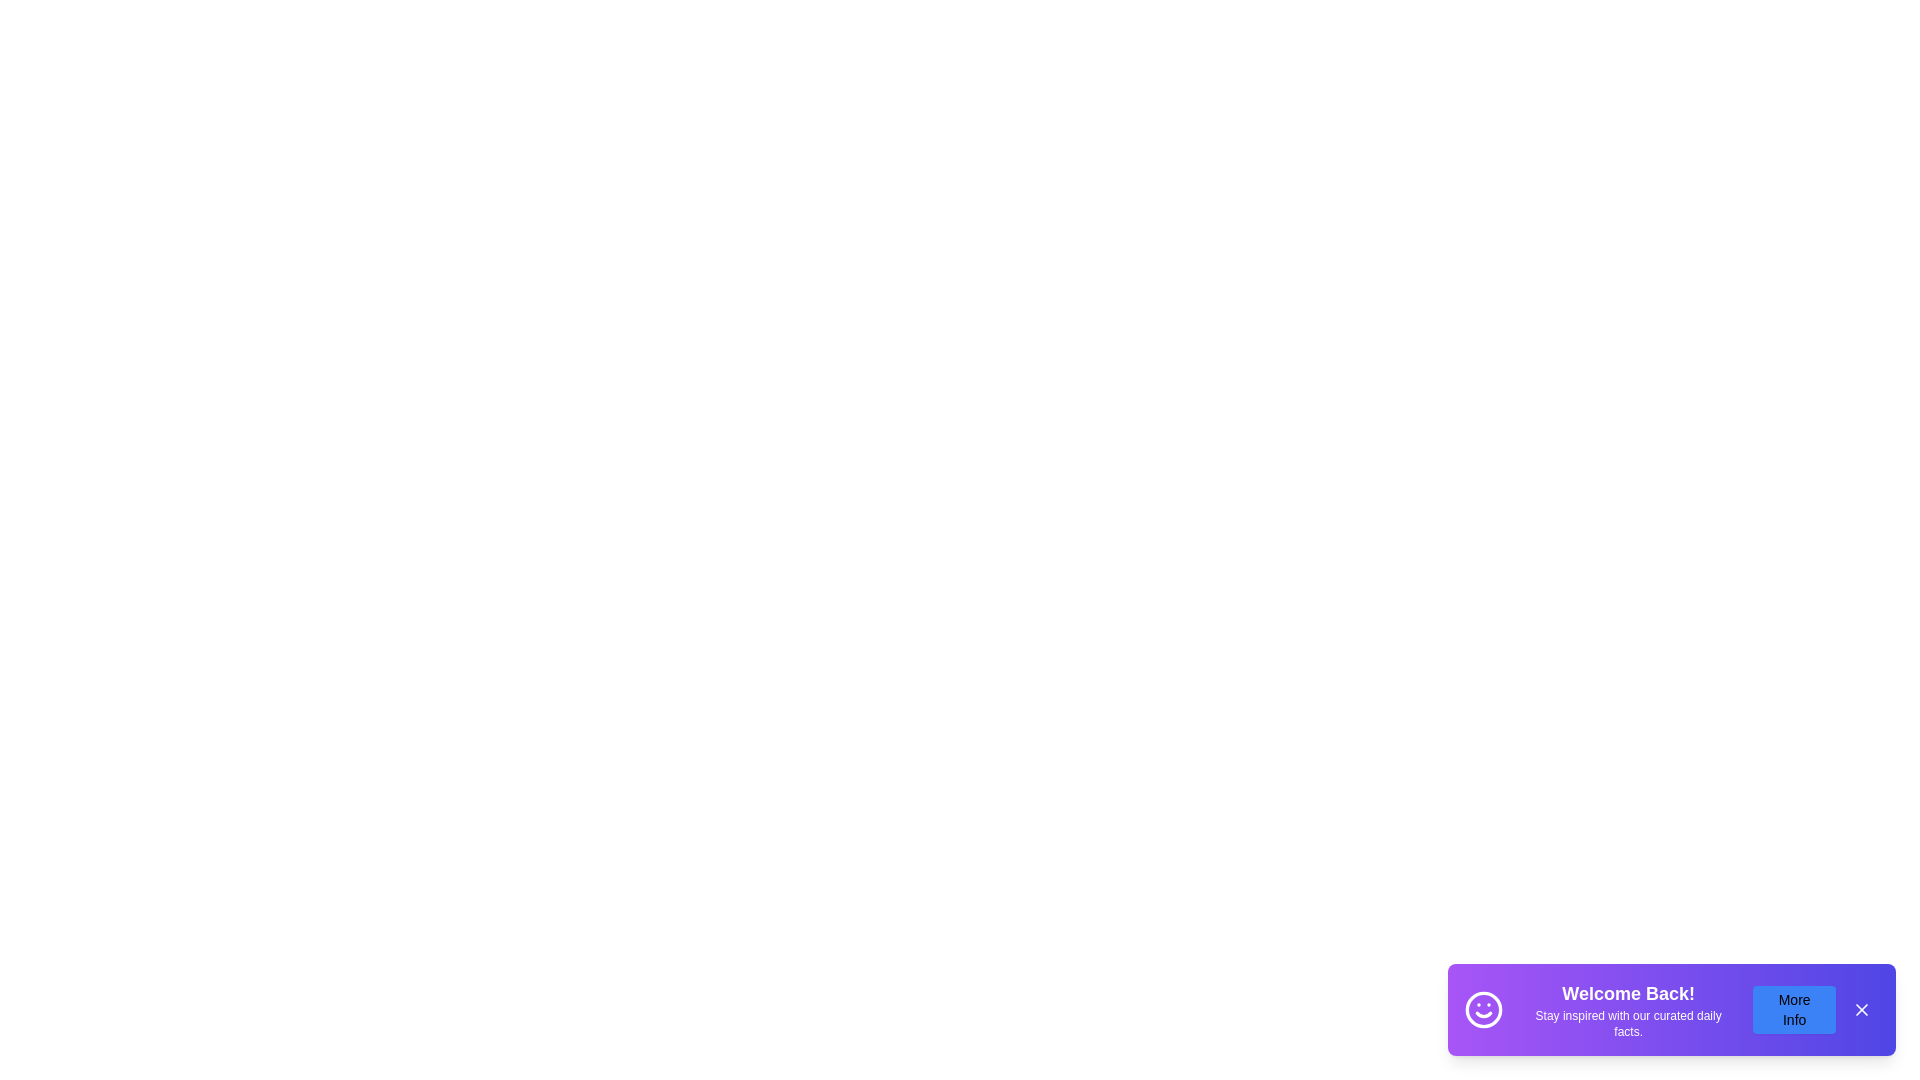  What do you see at coordinates (1483, 1010) in the screenshot?
I see `the smile_icon to trigger its hover effect` at bounding box center [1483, 1010].